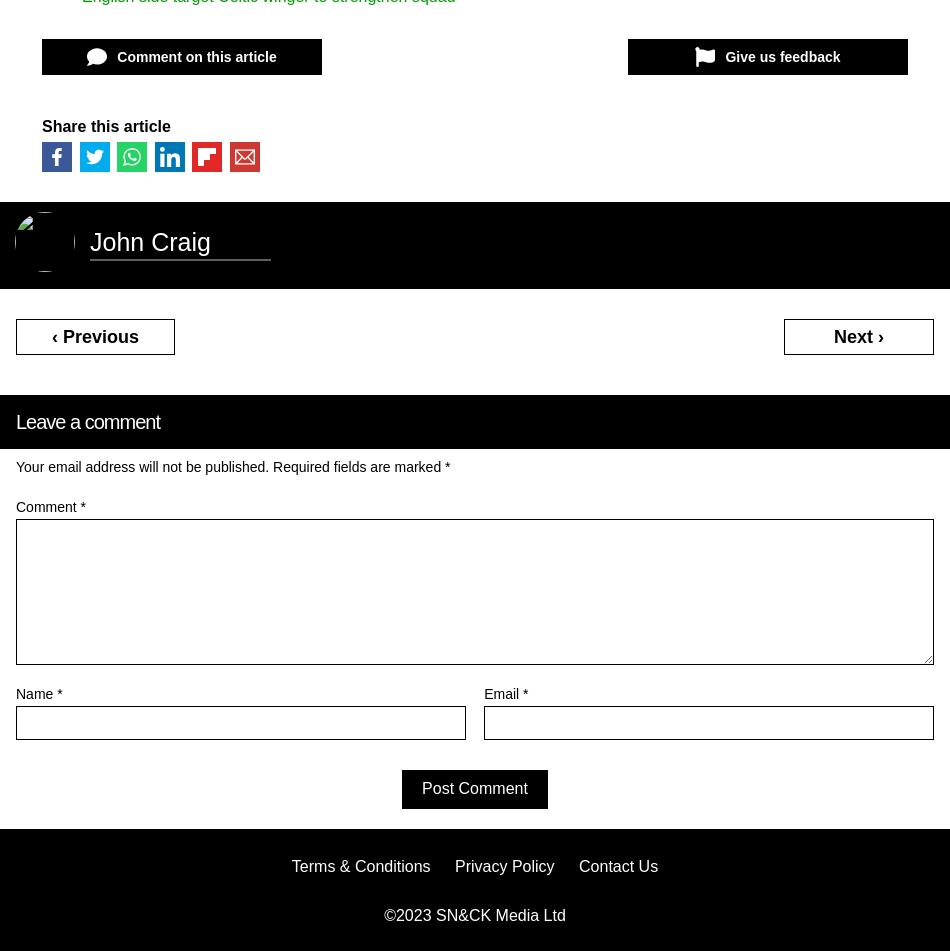  What do you see at coordinates (781, 56) in the screenshot?
I see `'Give us feedback'` at bounding box center [781, 56].